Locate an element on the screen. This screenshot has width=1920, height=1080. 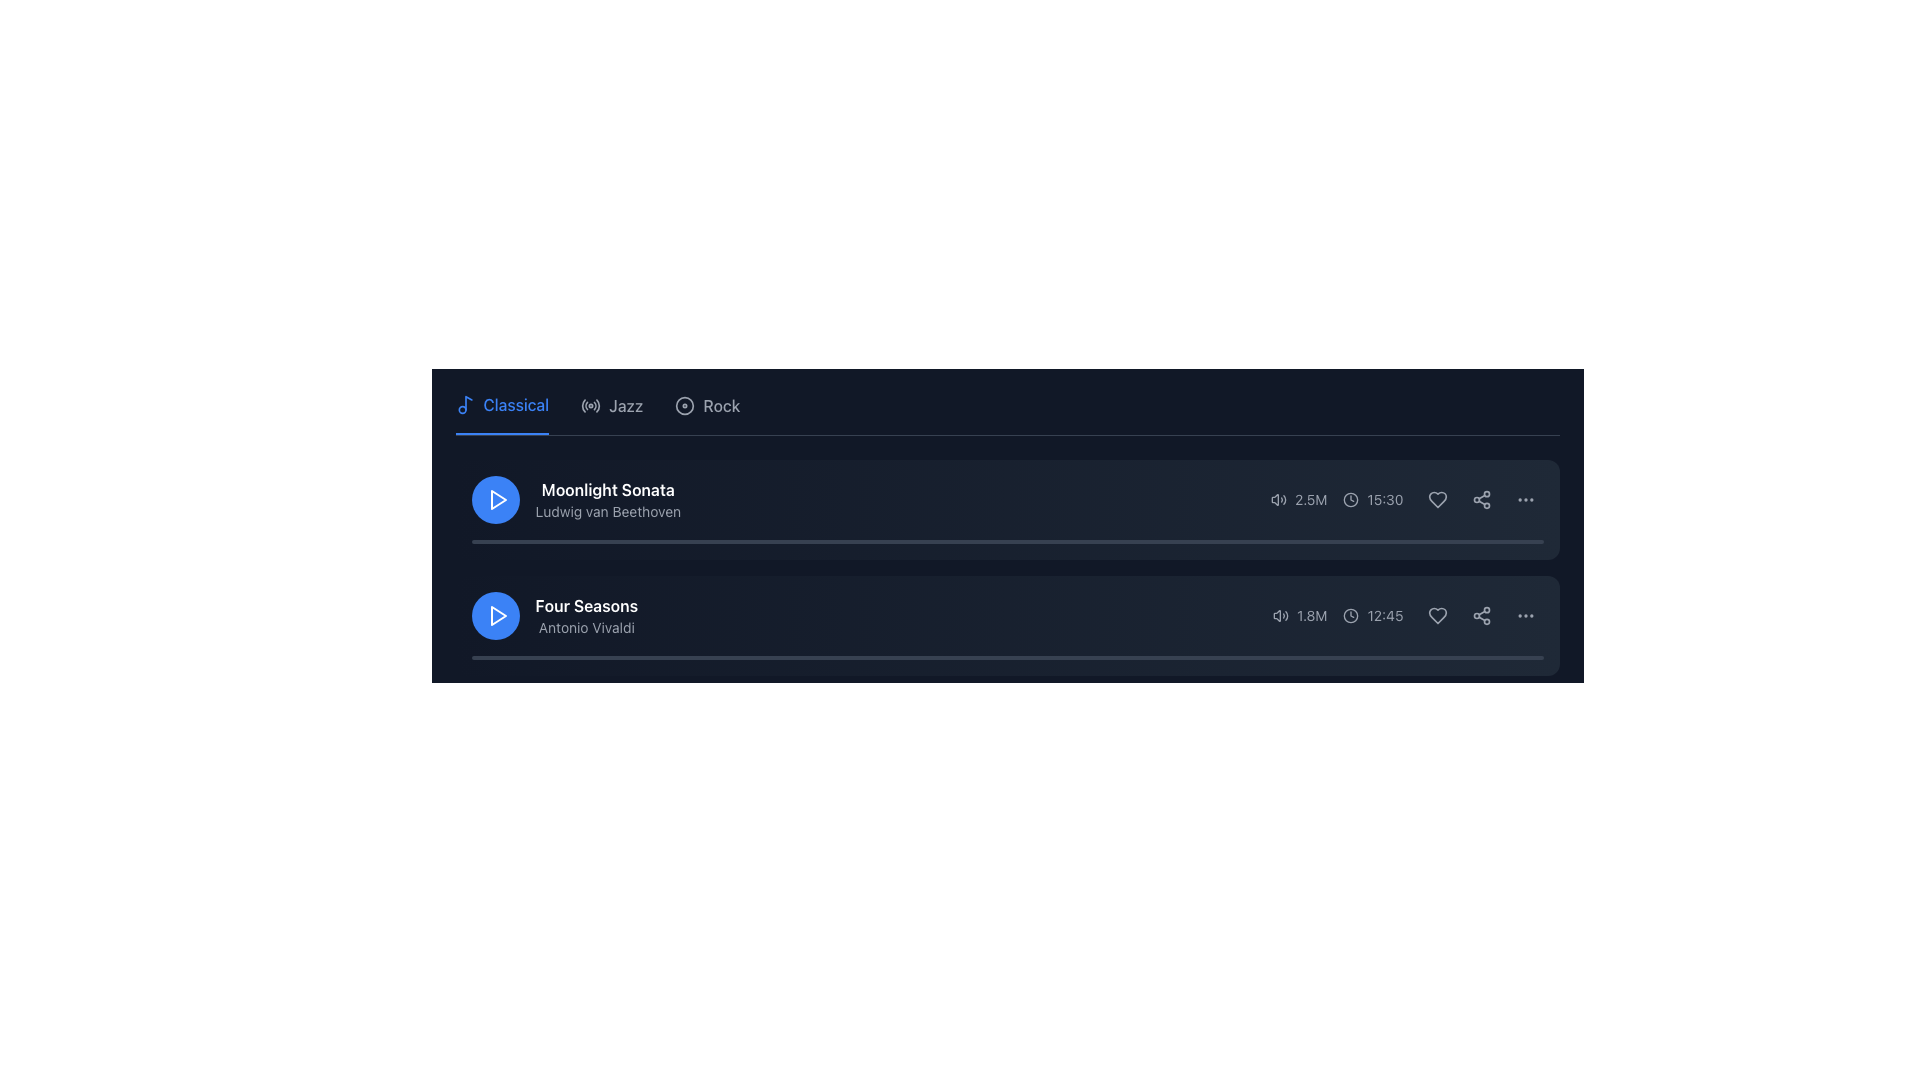
the 'like' button located in the upper-right region of the 'Moonlight Sonata' card is located at coordinates (1436, 499).